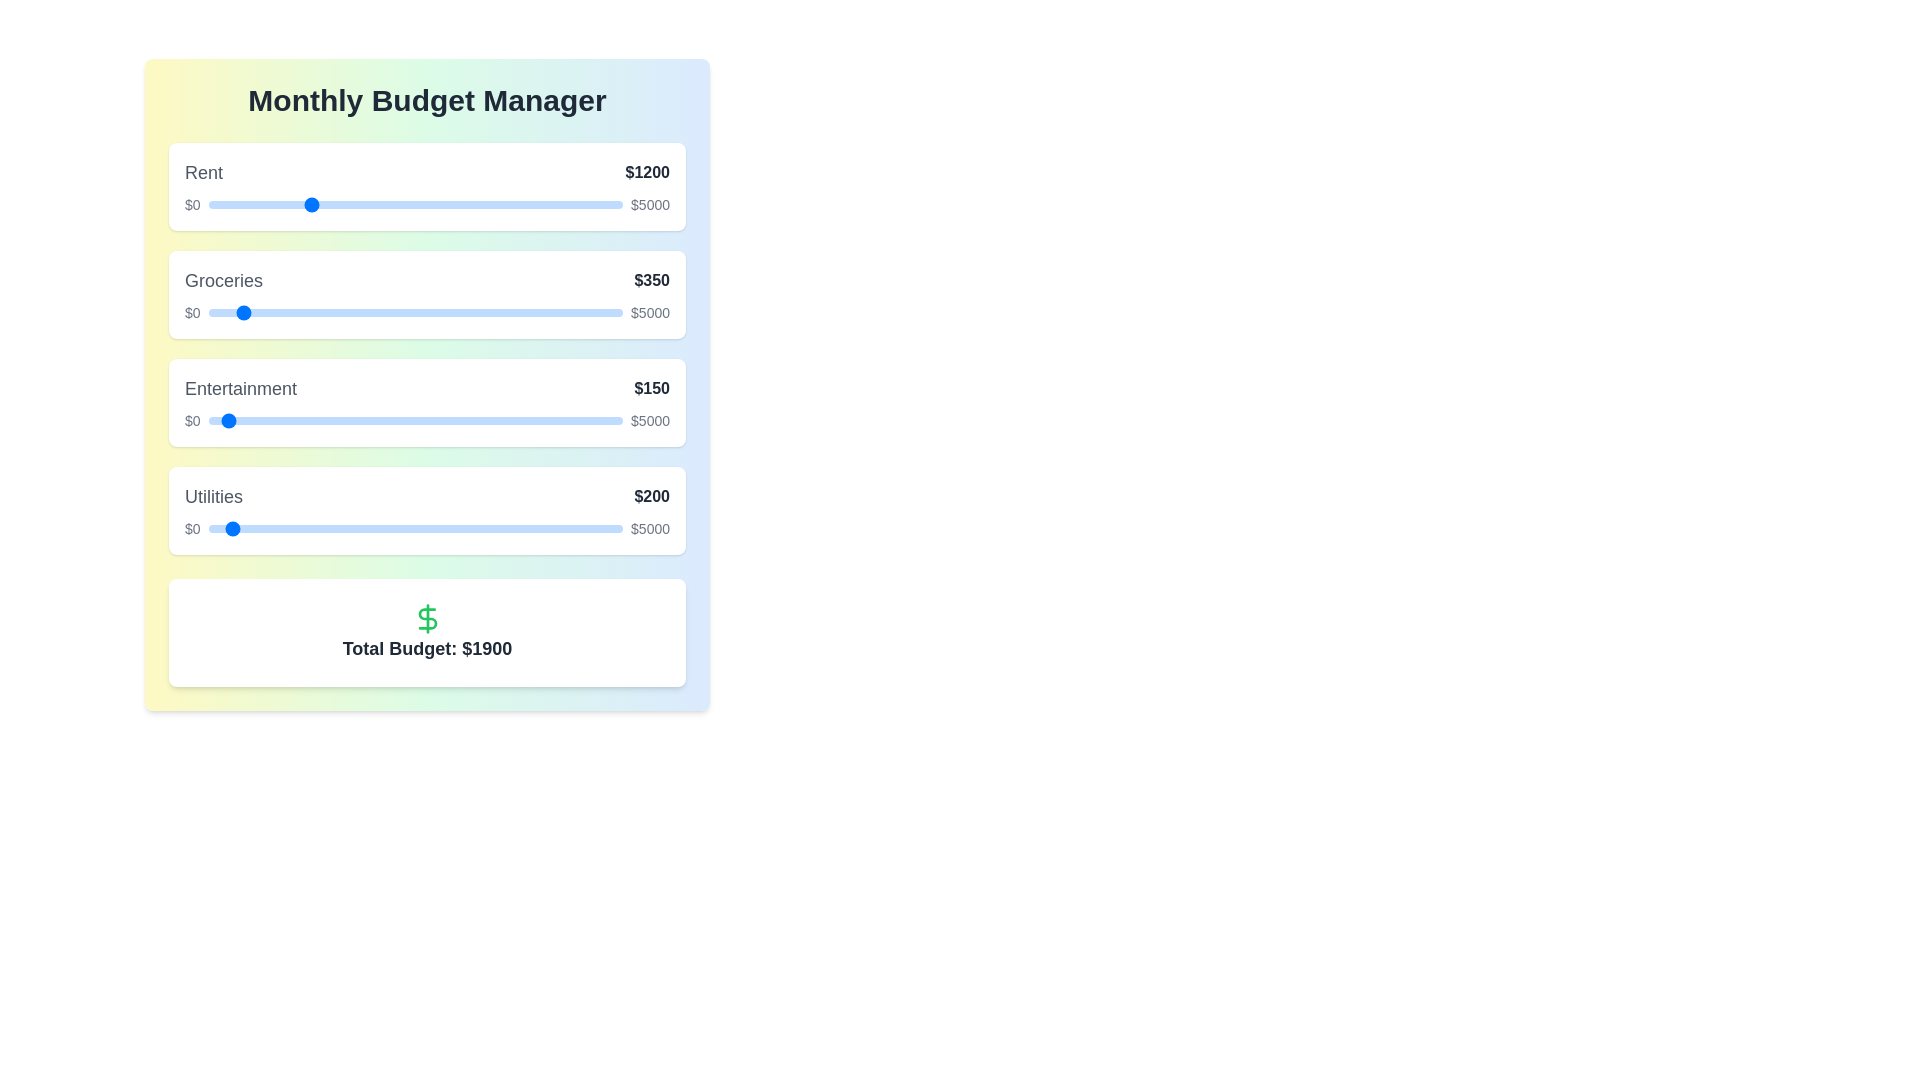 The width and height of the screenshot is (1920, 1080). Describe the element at coordinates (212, 419) in the screenshot. I see `the value of the slider` at that location.